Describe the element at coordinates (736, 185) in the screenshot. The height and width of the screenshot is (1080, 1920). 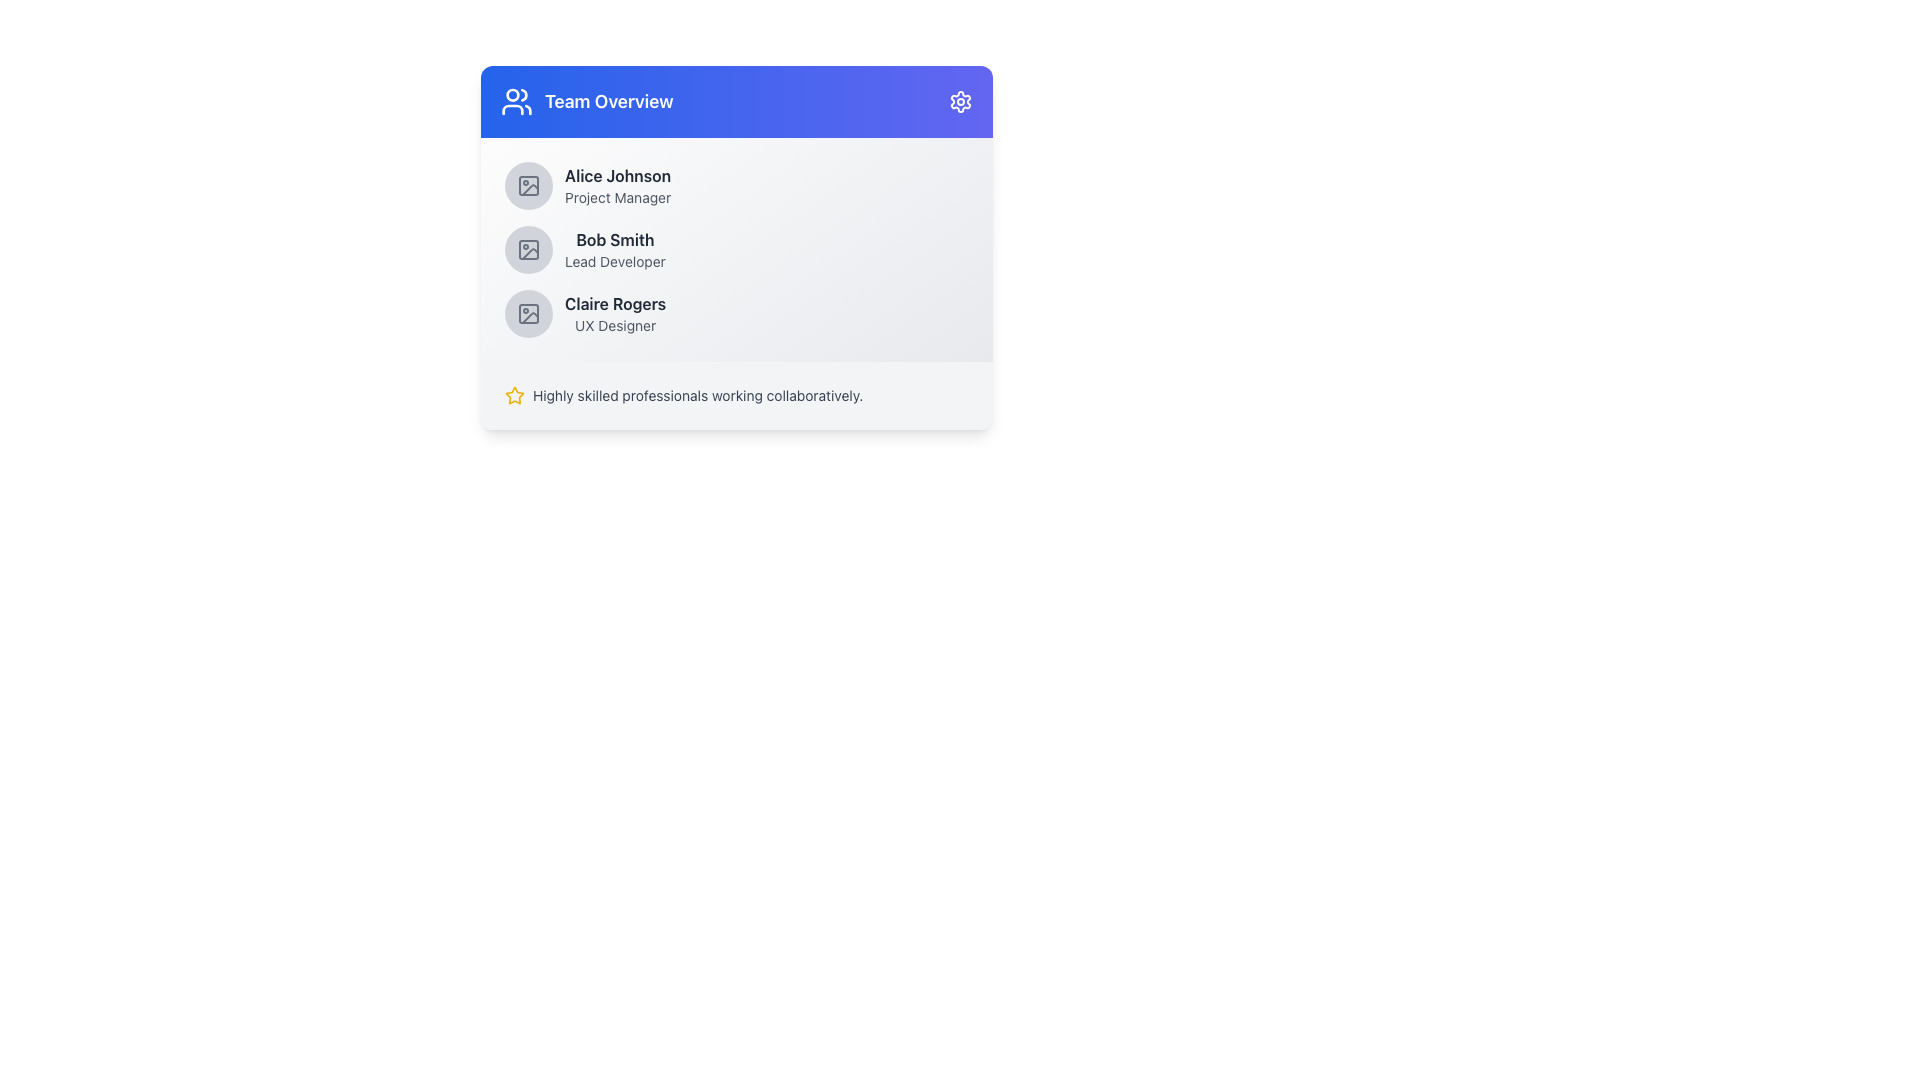
I see `the User Information Card, which displays user details and is located directly above the cards for 'Bob Smith' and 'Claire Rogers'` at that location.